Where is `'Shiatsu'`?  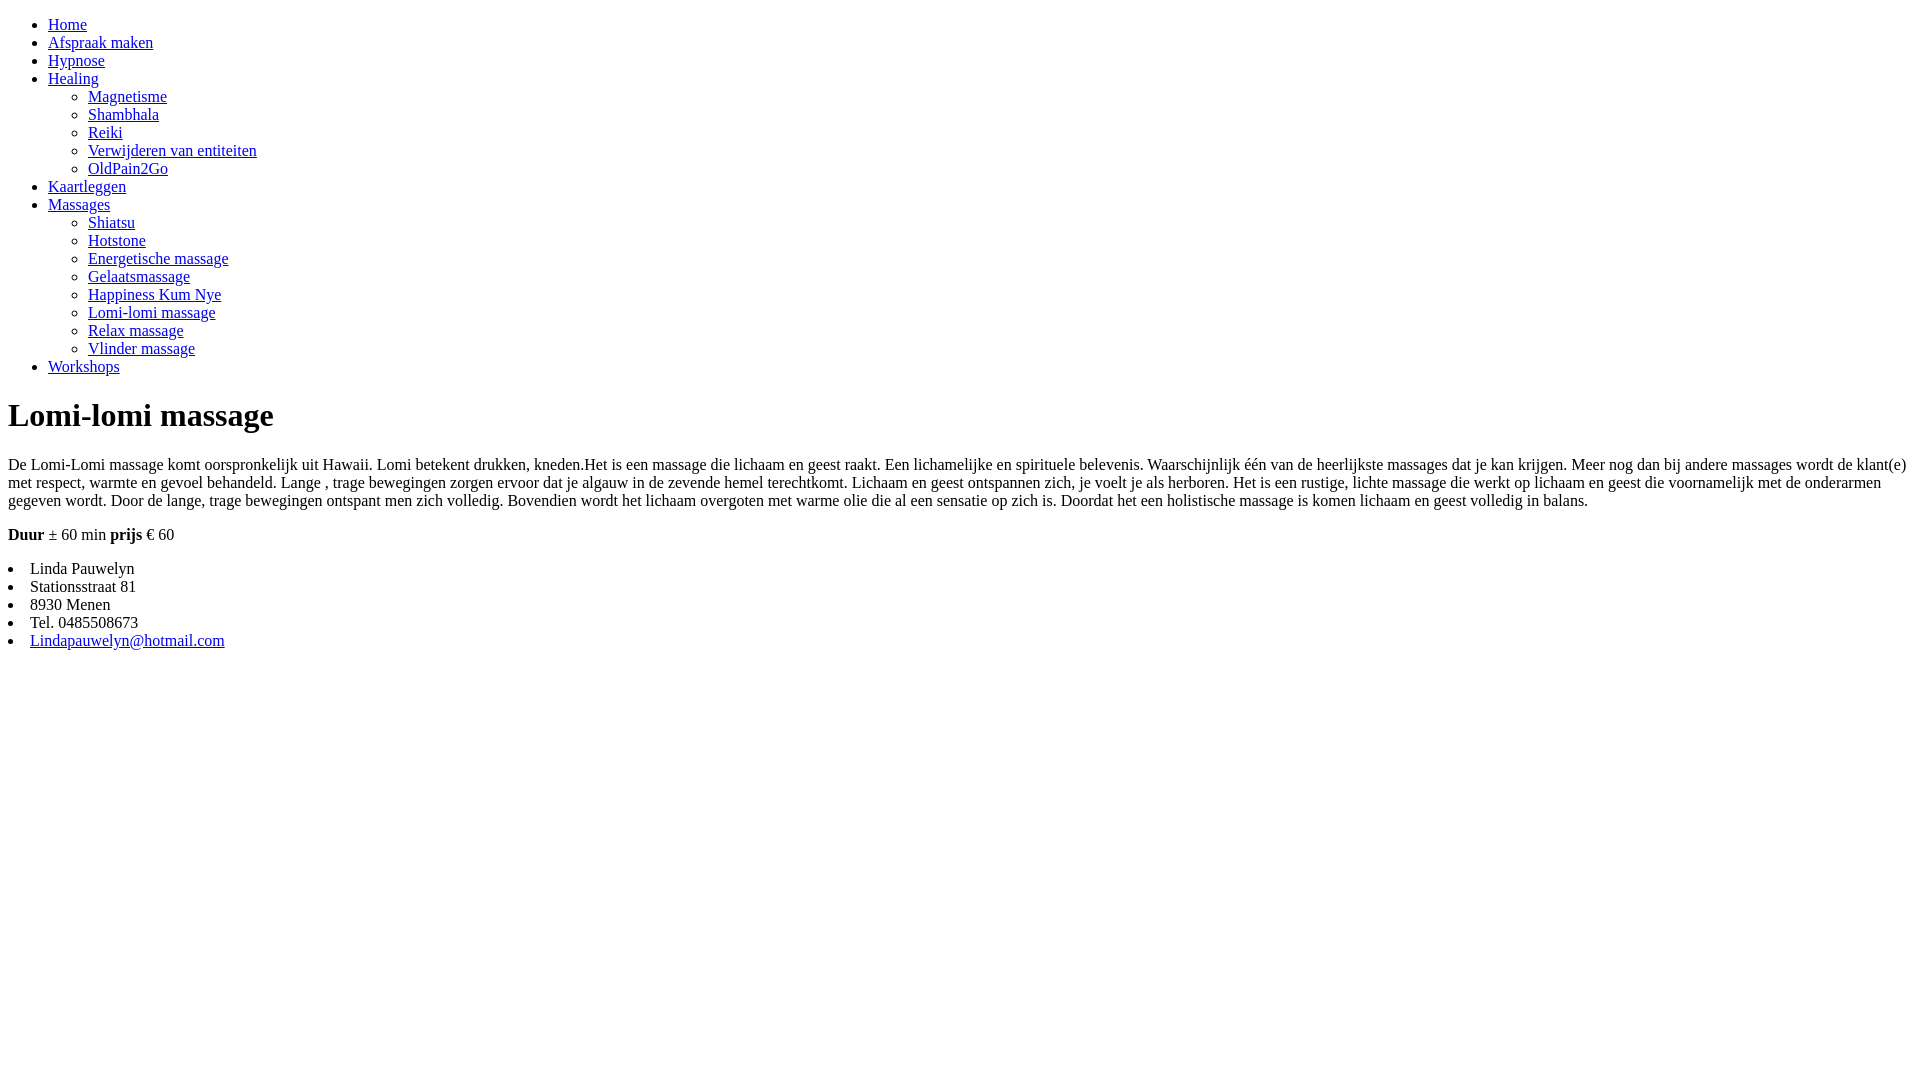
'Shiatsu' is located at coordinates (110, 222).